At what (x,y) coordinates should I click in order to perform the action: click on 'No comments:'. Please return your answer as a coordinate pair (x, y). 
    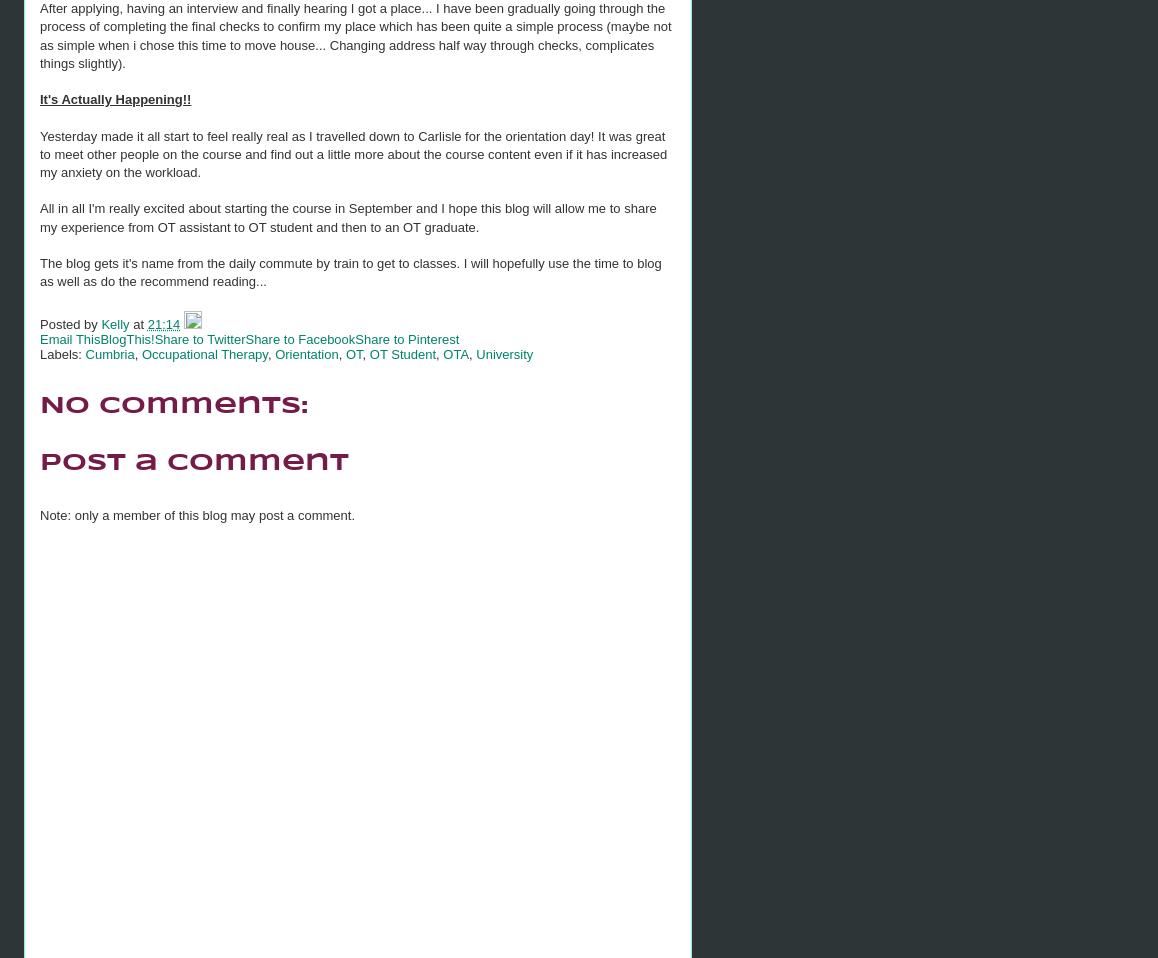
    Looking at the image, I should click on (173, 405).